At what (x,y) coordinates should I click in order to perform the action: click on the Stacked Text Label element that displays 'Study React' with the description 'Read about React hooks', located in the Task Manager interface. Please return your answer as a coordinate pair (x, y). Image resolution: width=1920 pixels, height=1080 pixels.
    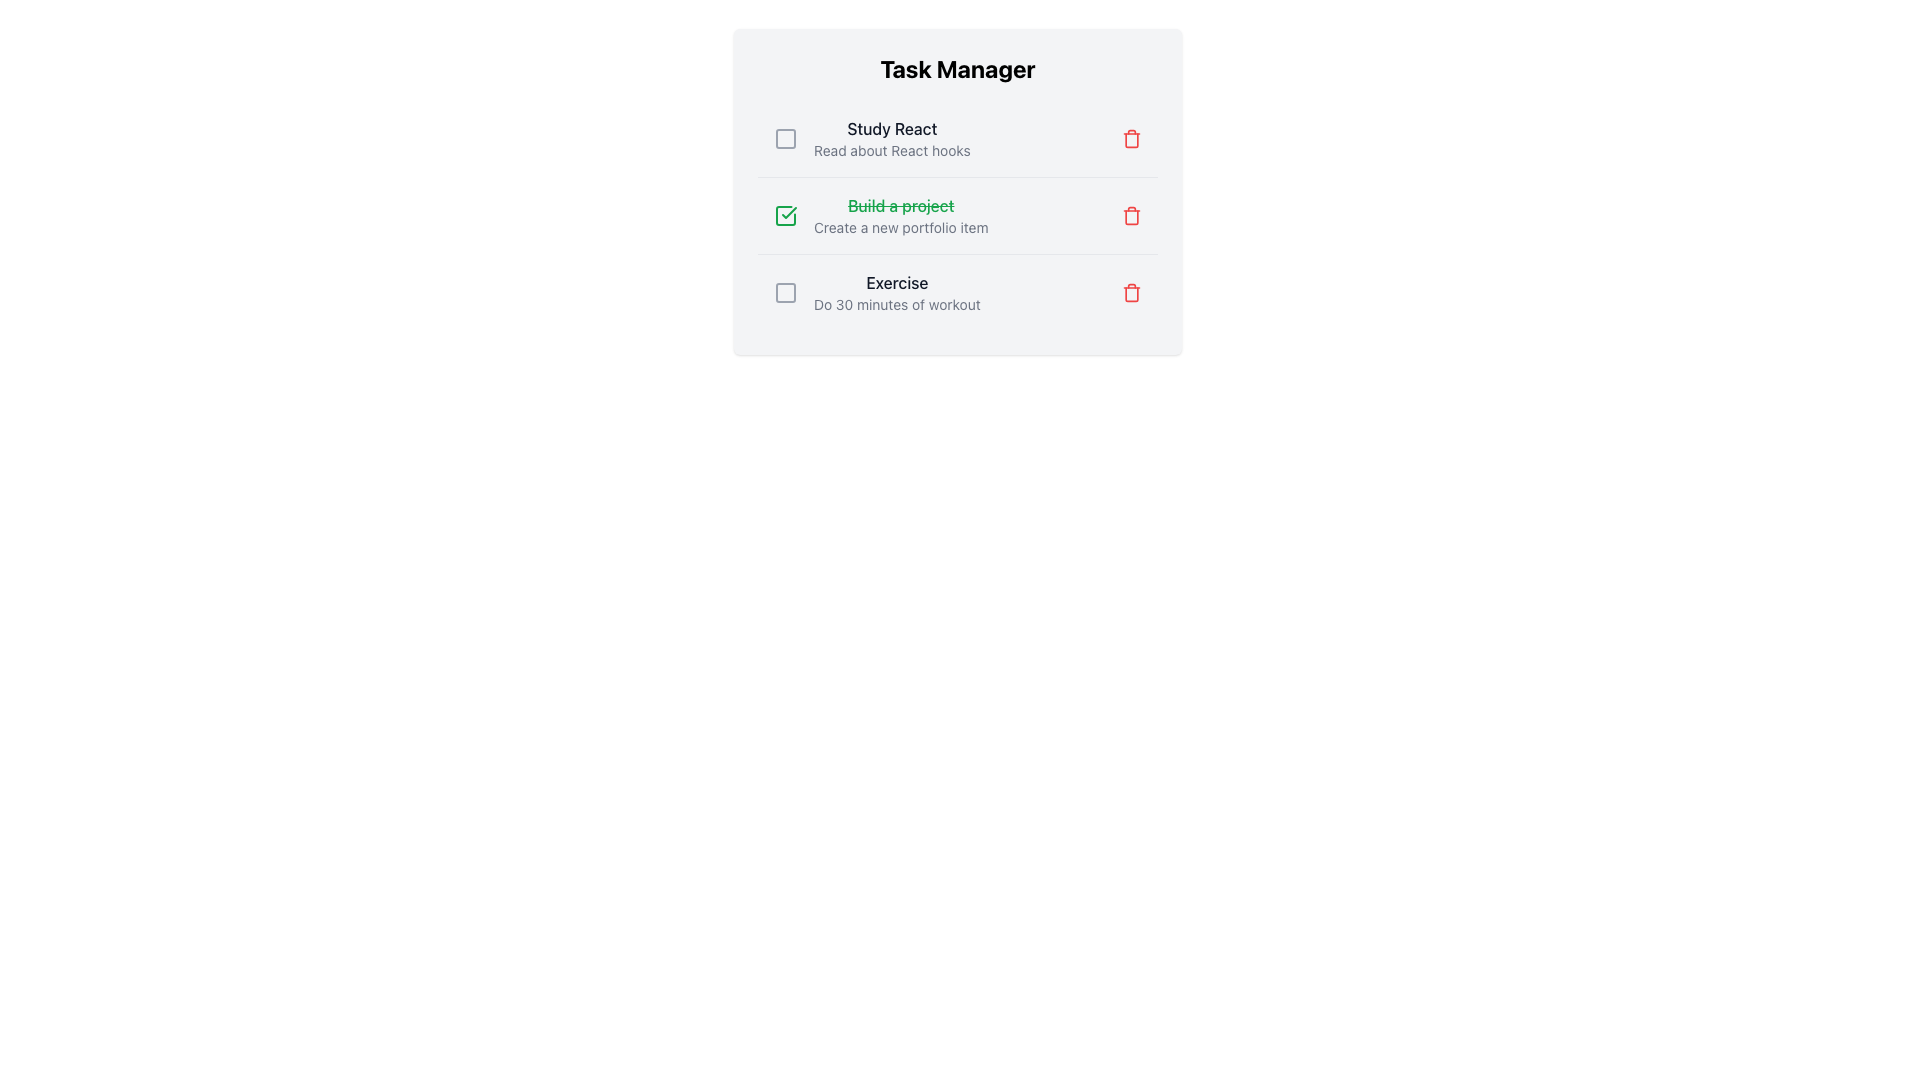
    Looking at the image, I should click on (891, 137).